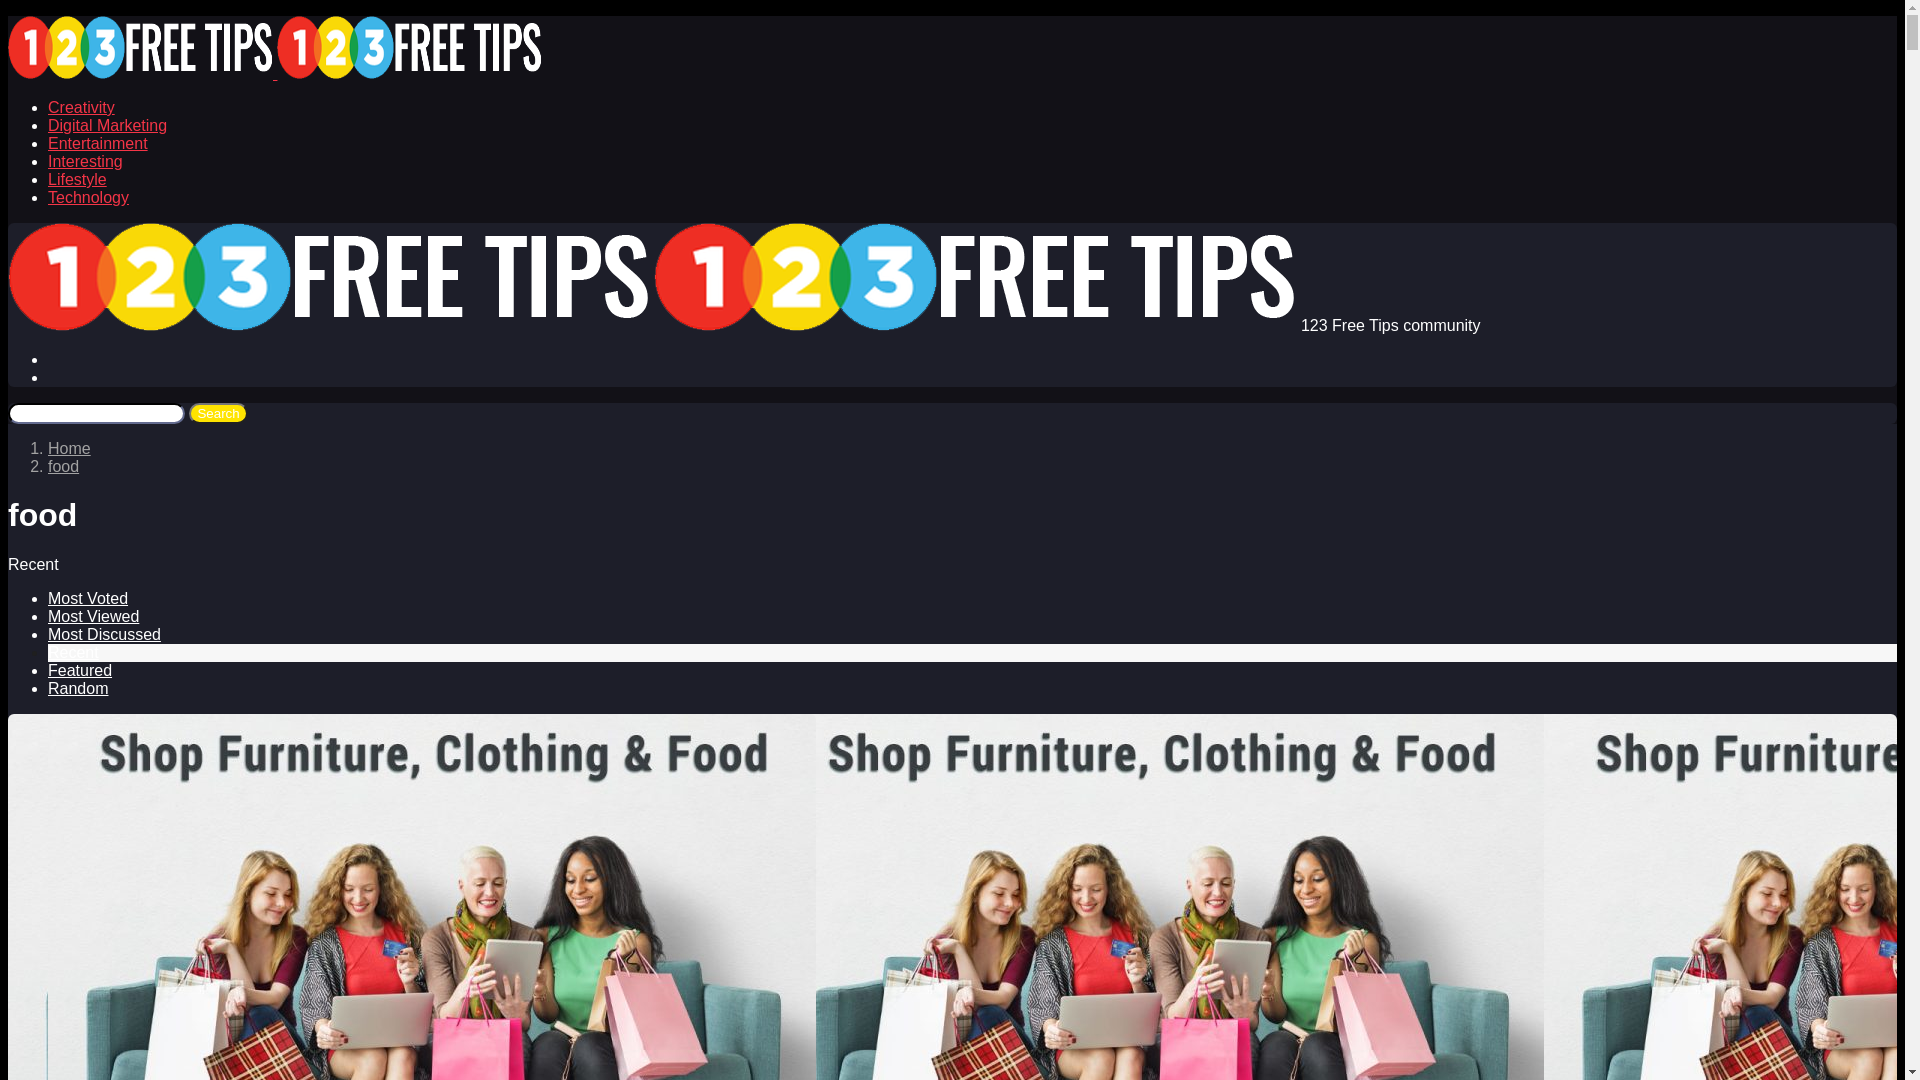  I want to click on 'Home', so click(69, 447).